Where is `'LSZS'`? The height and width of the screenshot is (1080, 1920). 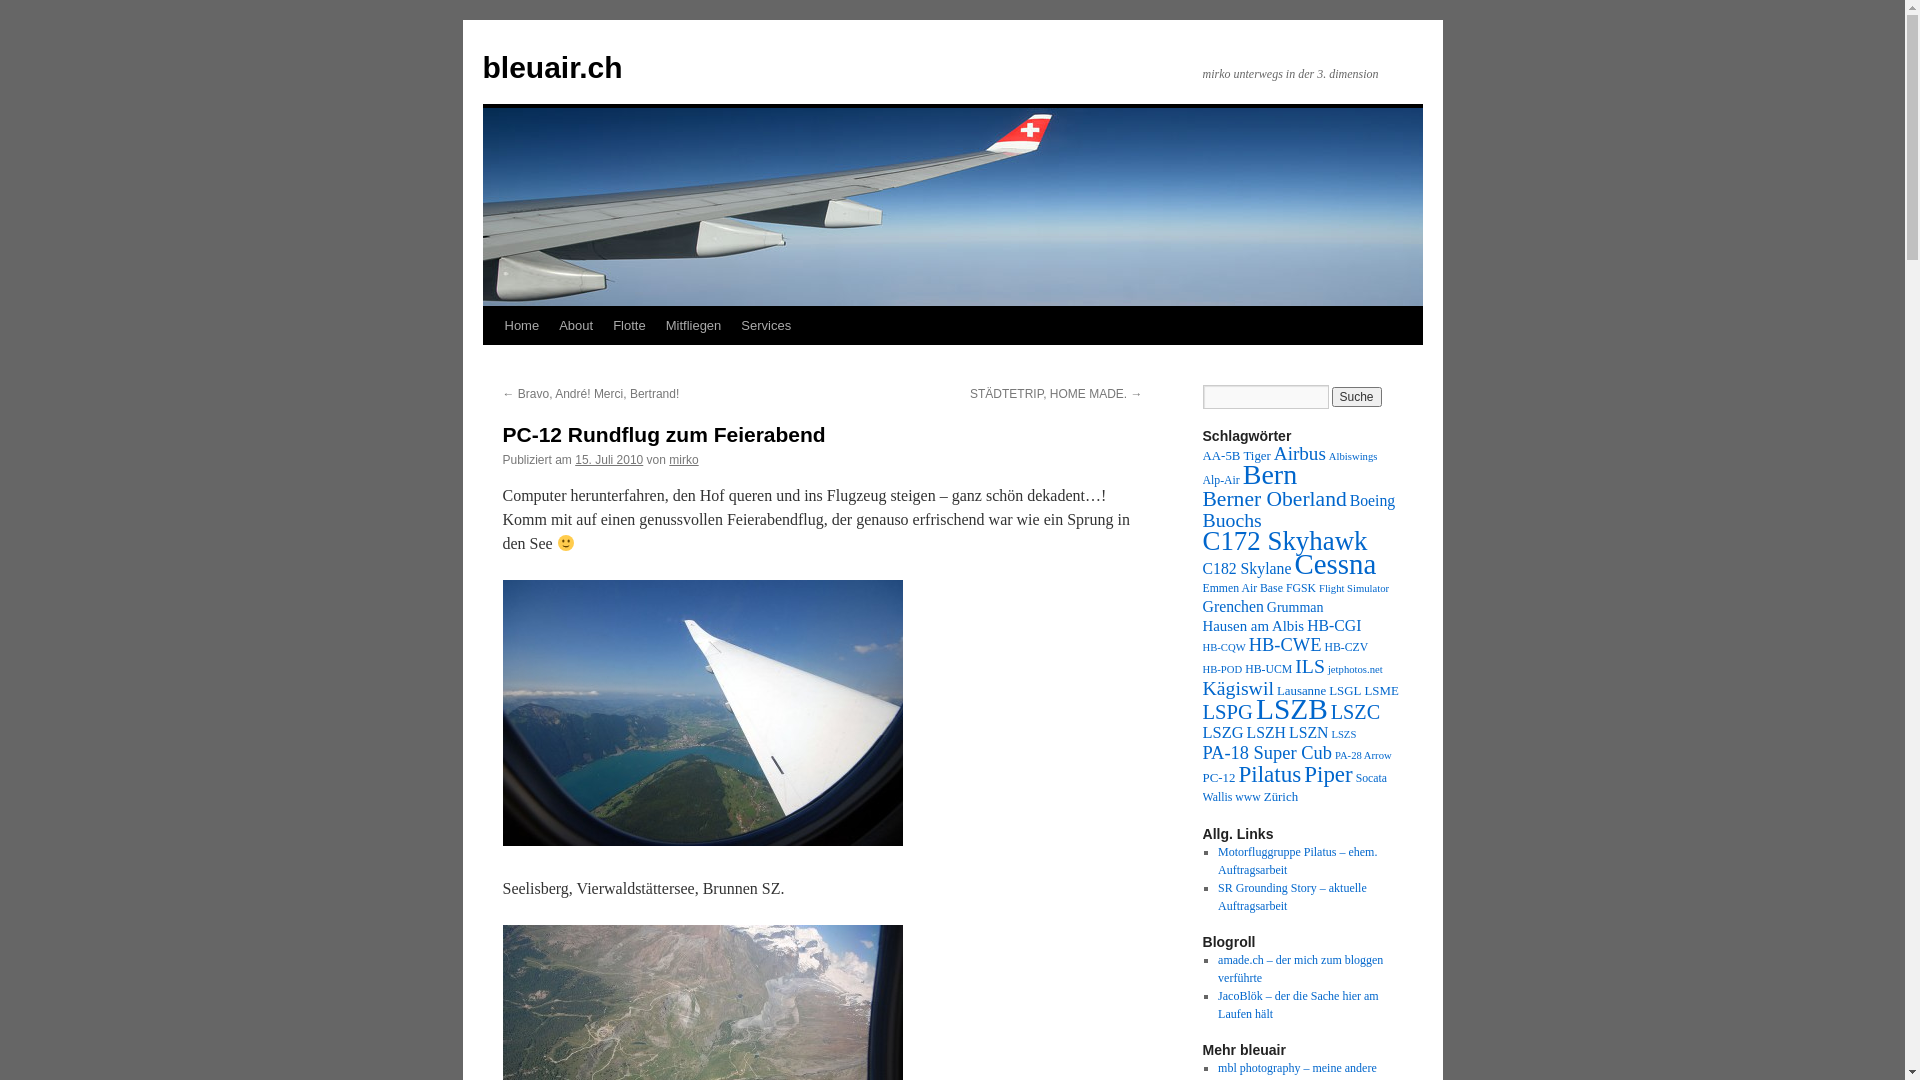
'LSZS' is located at coordinates (1343, 734).